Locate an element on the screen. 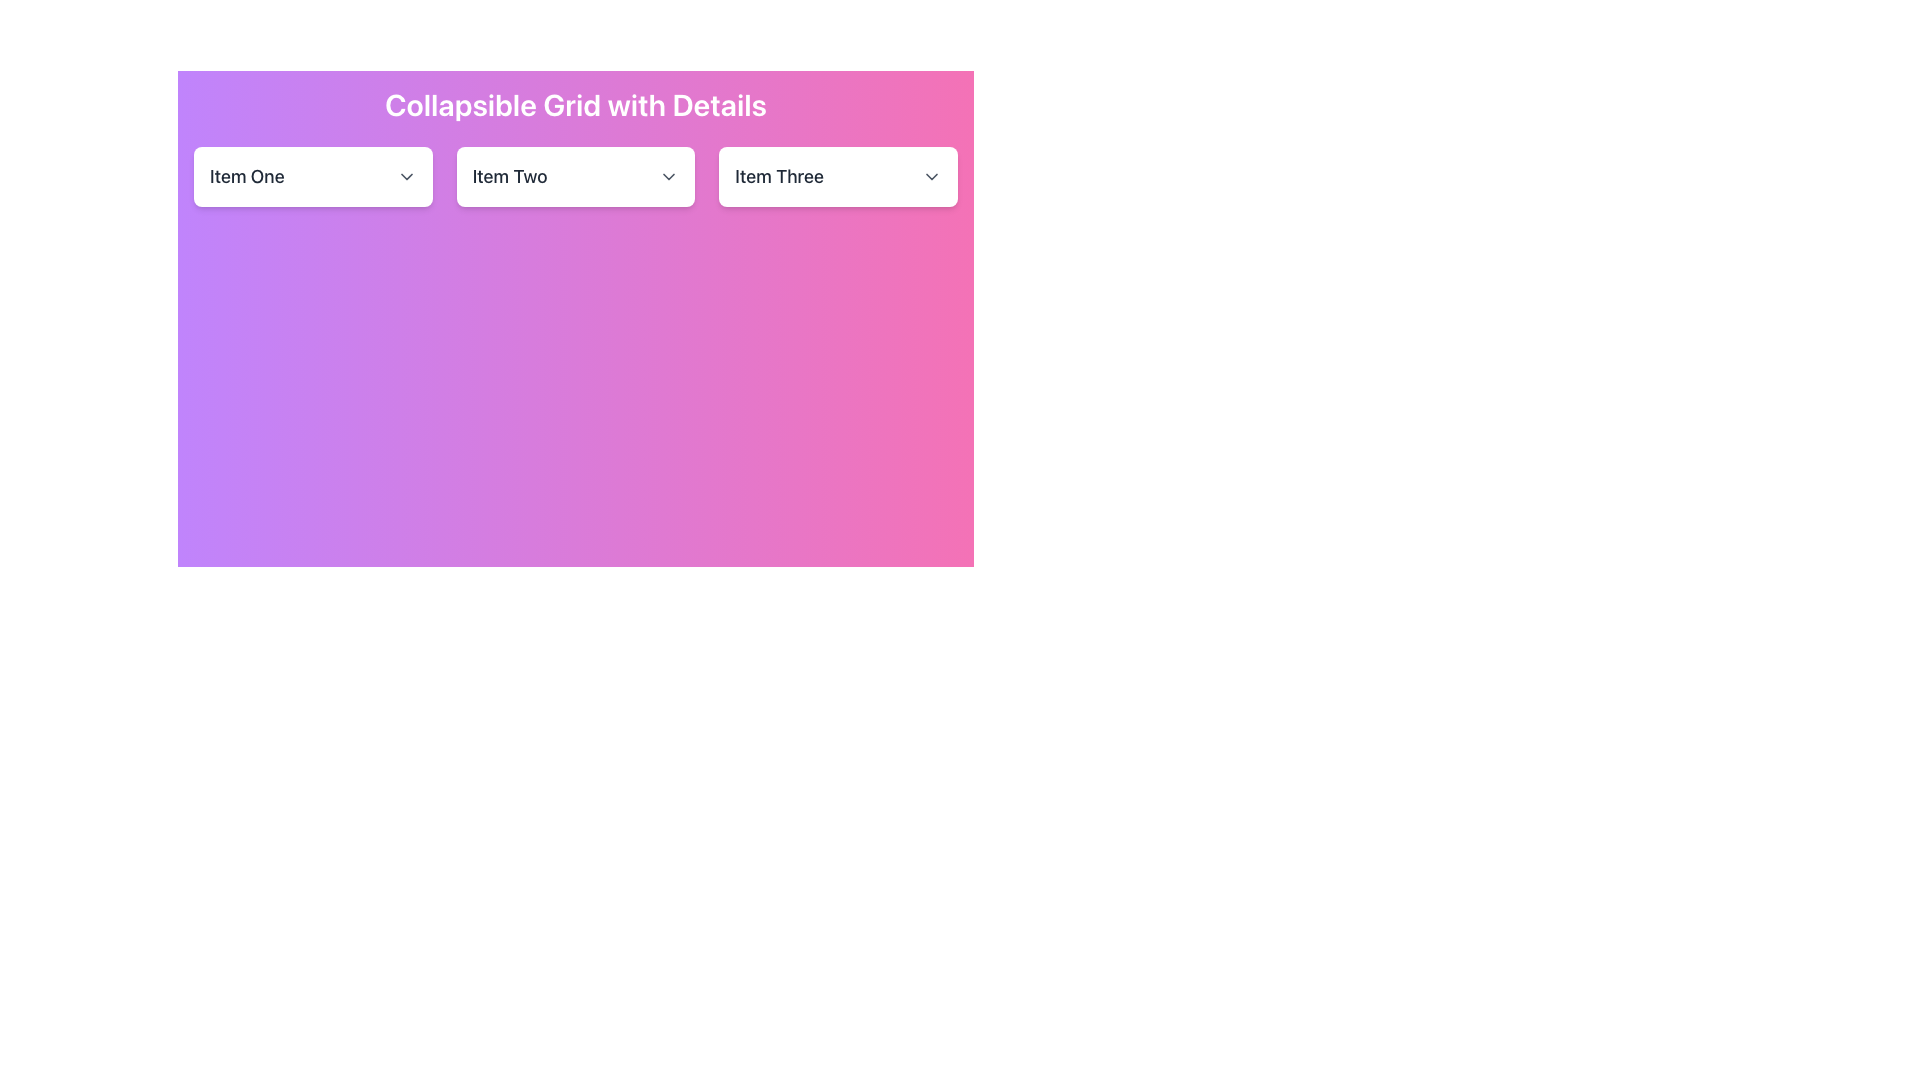  the title or label identifying the second item in the collapsible grid structure located in the center of the second column is located at coordinates (510, 176).